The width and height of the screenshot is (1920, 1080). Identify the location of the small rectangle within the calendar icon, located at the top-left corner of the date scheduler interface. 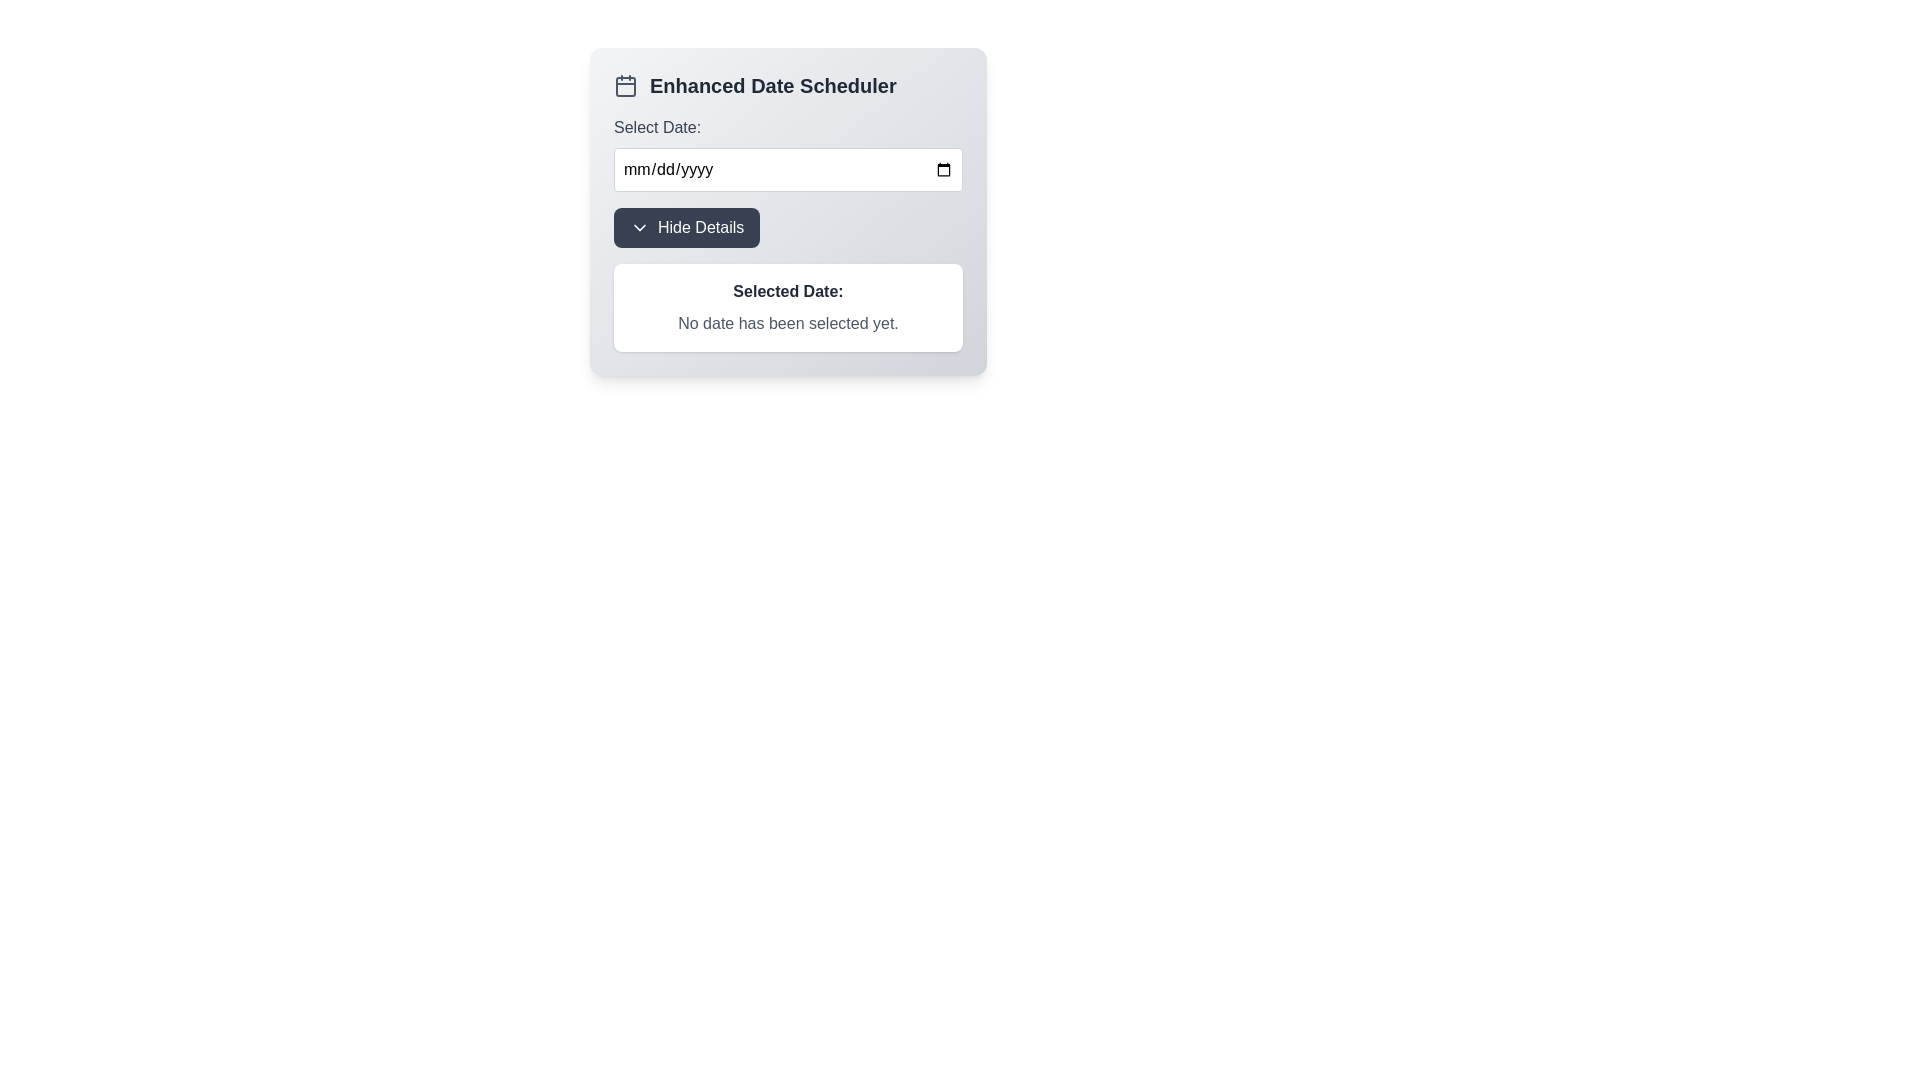
(624, 86).